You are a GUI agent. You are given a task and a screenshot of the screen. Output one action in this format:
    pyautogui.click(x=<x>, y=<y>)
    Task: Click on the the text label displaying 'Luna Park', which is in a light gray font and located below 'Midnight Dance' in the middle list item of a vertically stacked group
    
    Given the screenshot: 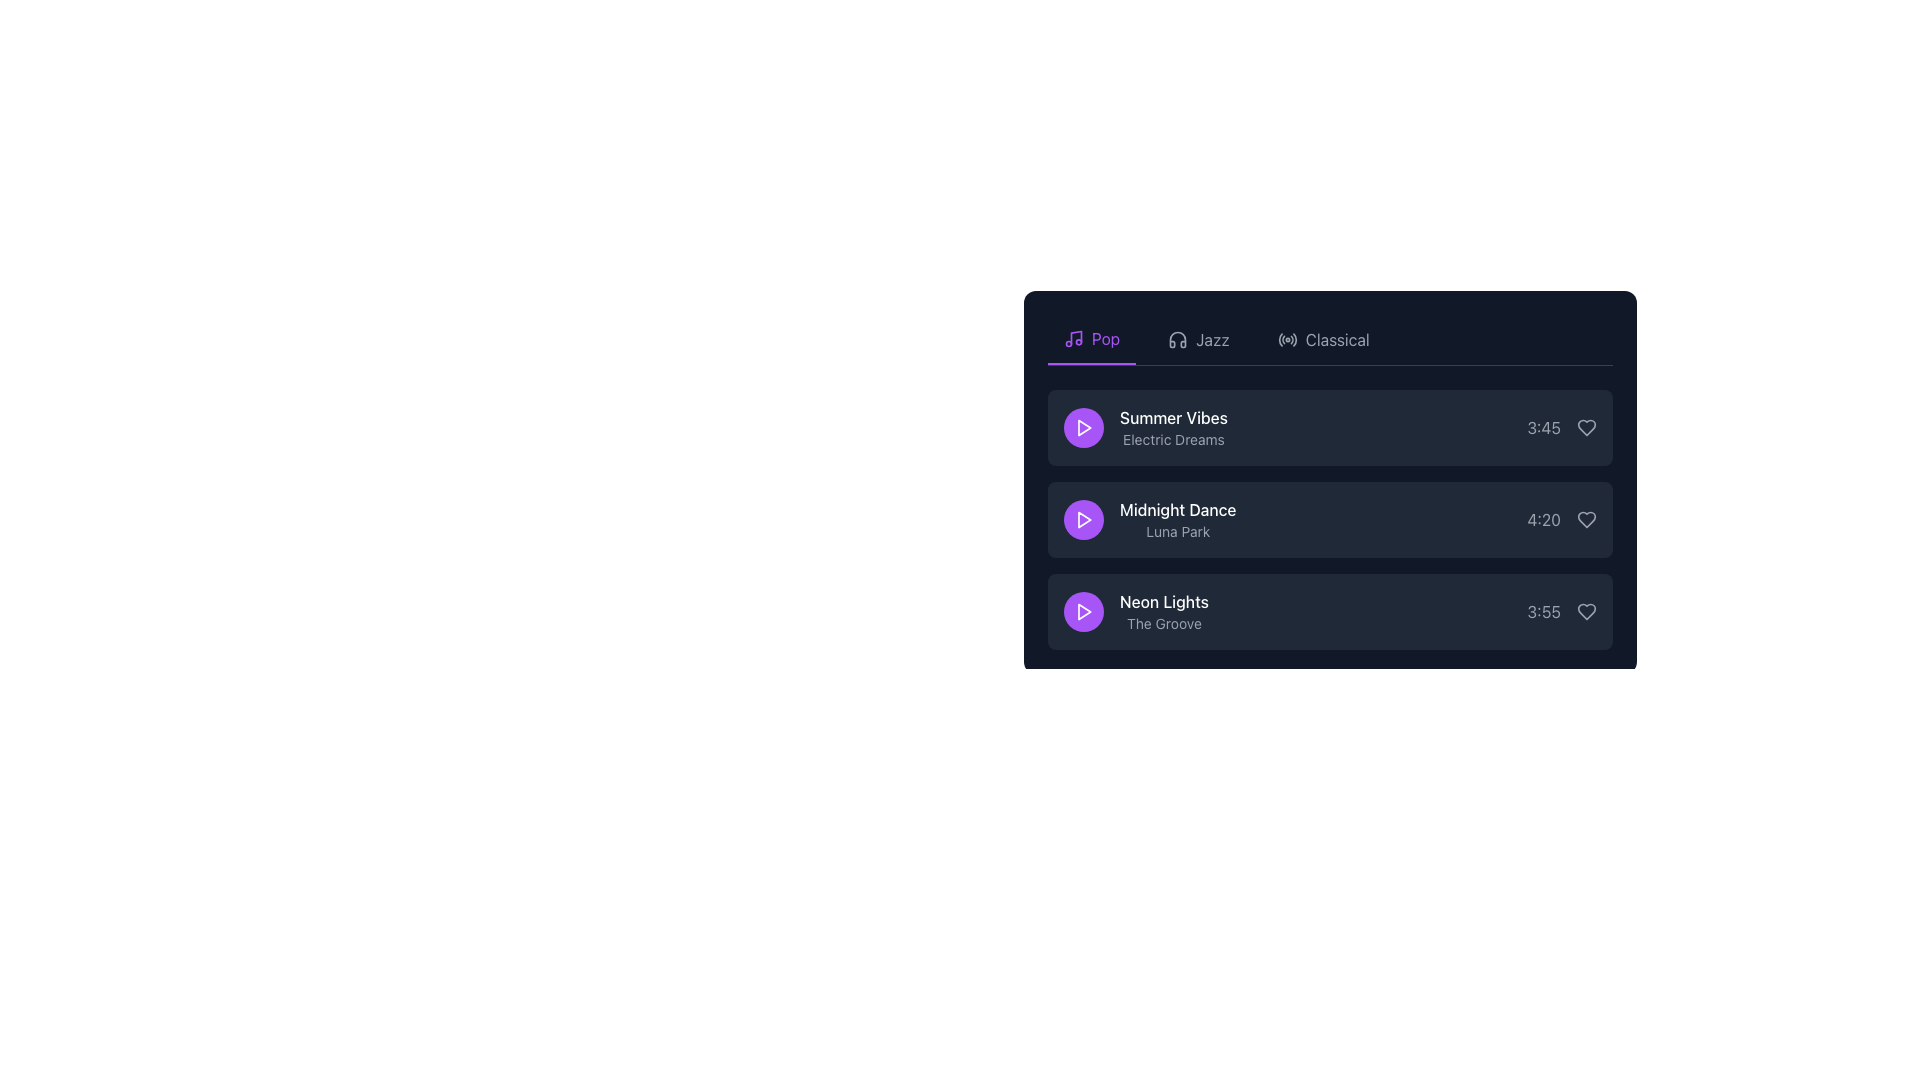 What is the action you would take?
    pyautogui.click(x=1178, y=531)
    